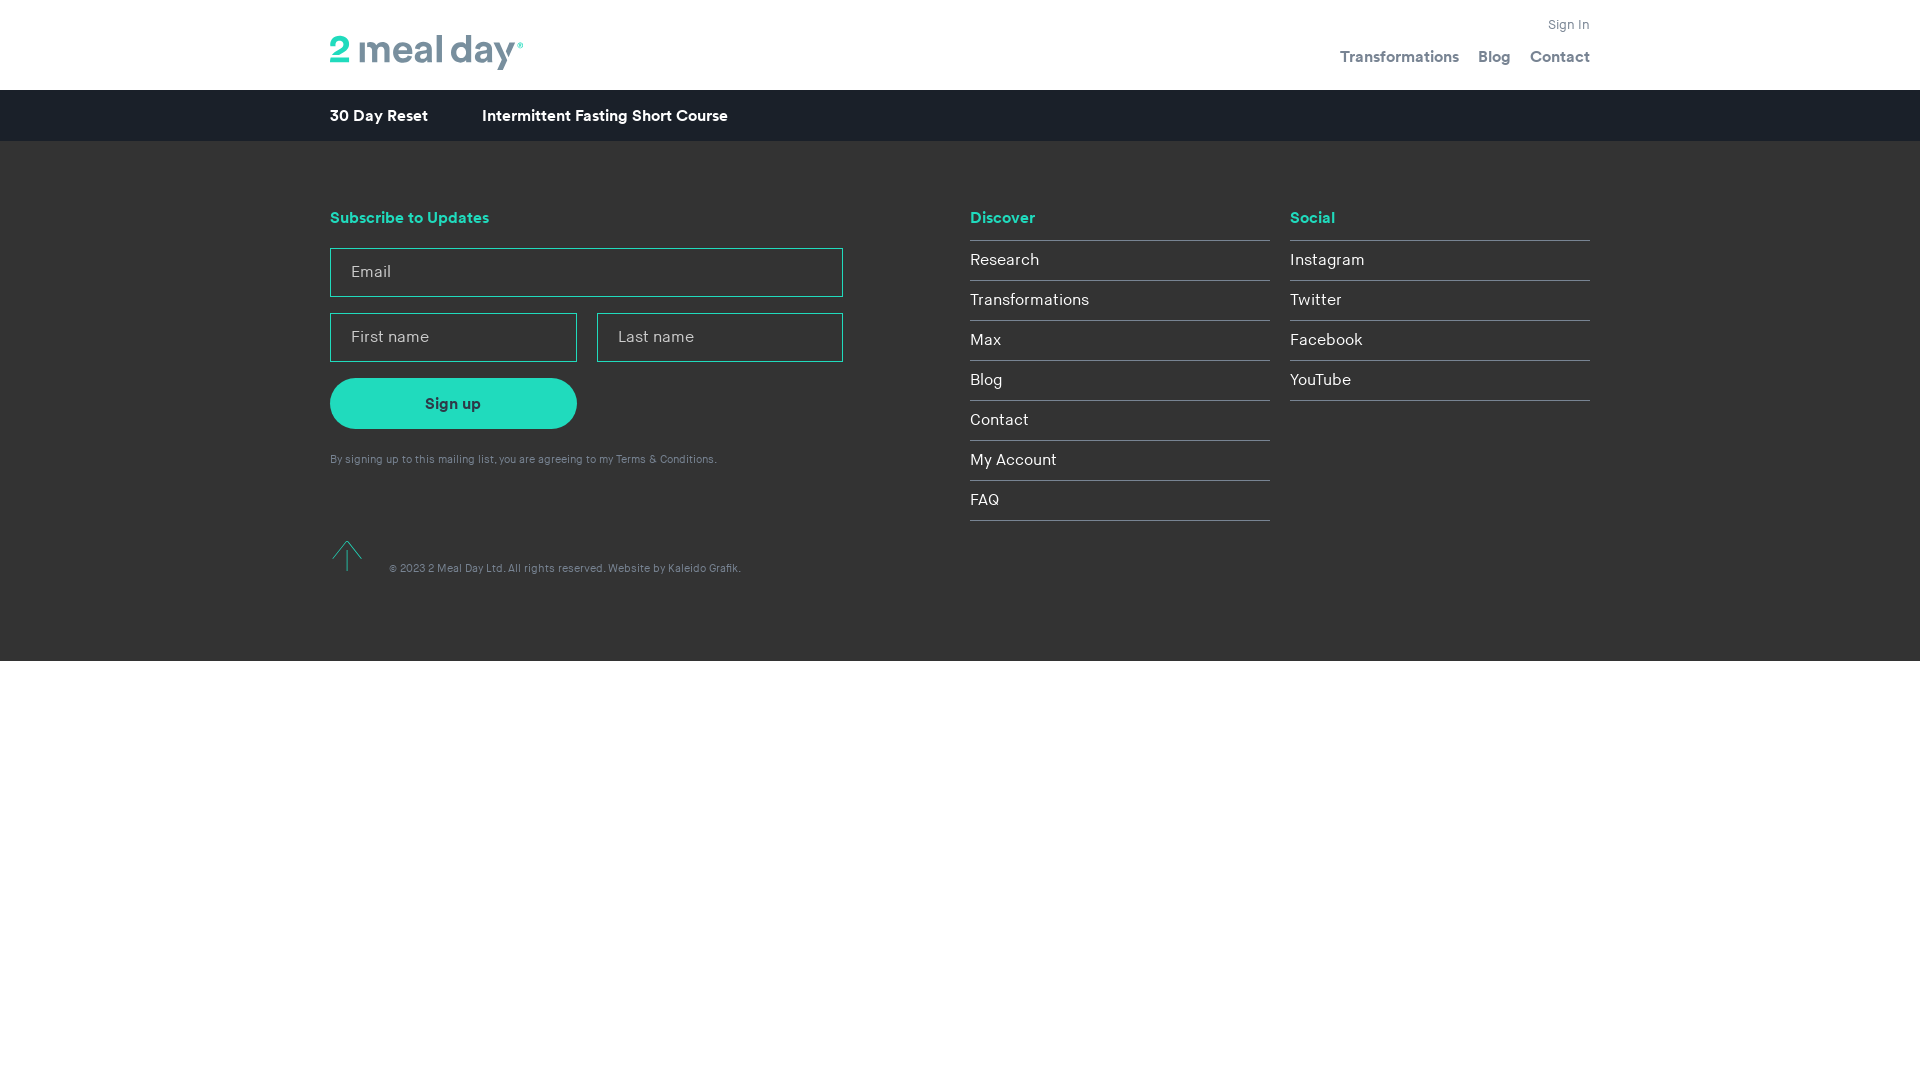 Image resolution: width=1920 pixels, height=1080 pixels. I want to click on 'Sign up', so click(452, 403).